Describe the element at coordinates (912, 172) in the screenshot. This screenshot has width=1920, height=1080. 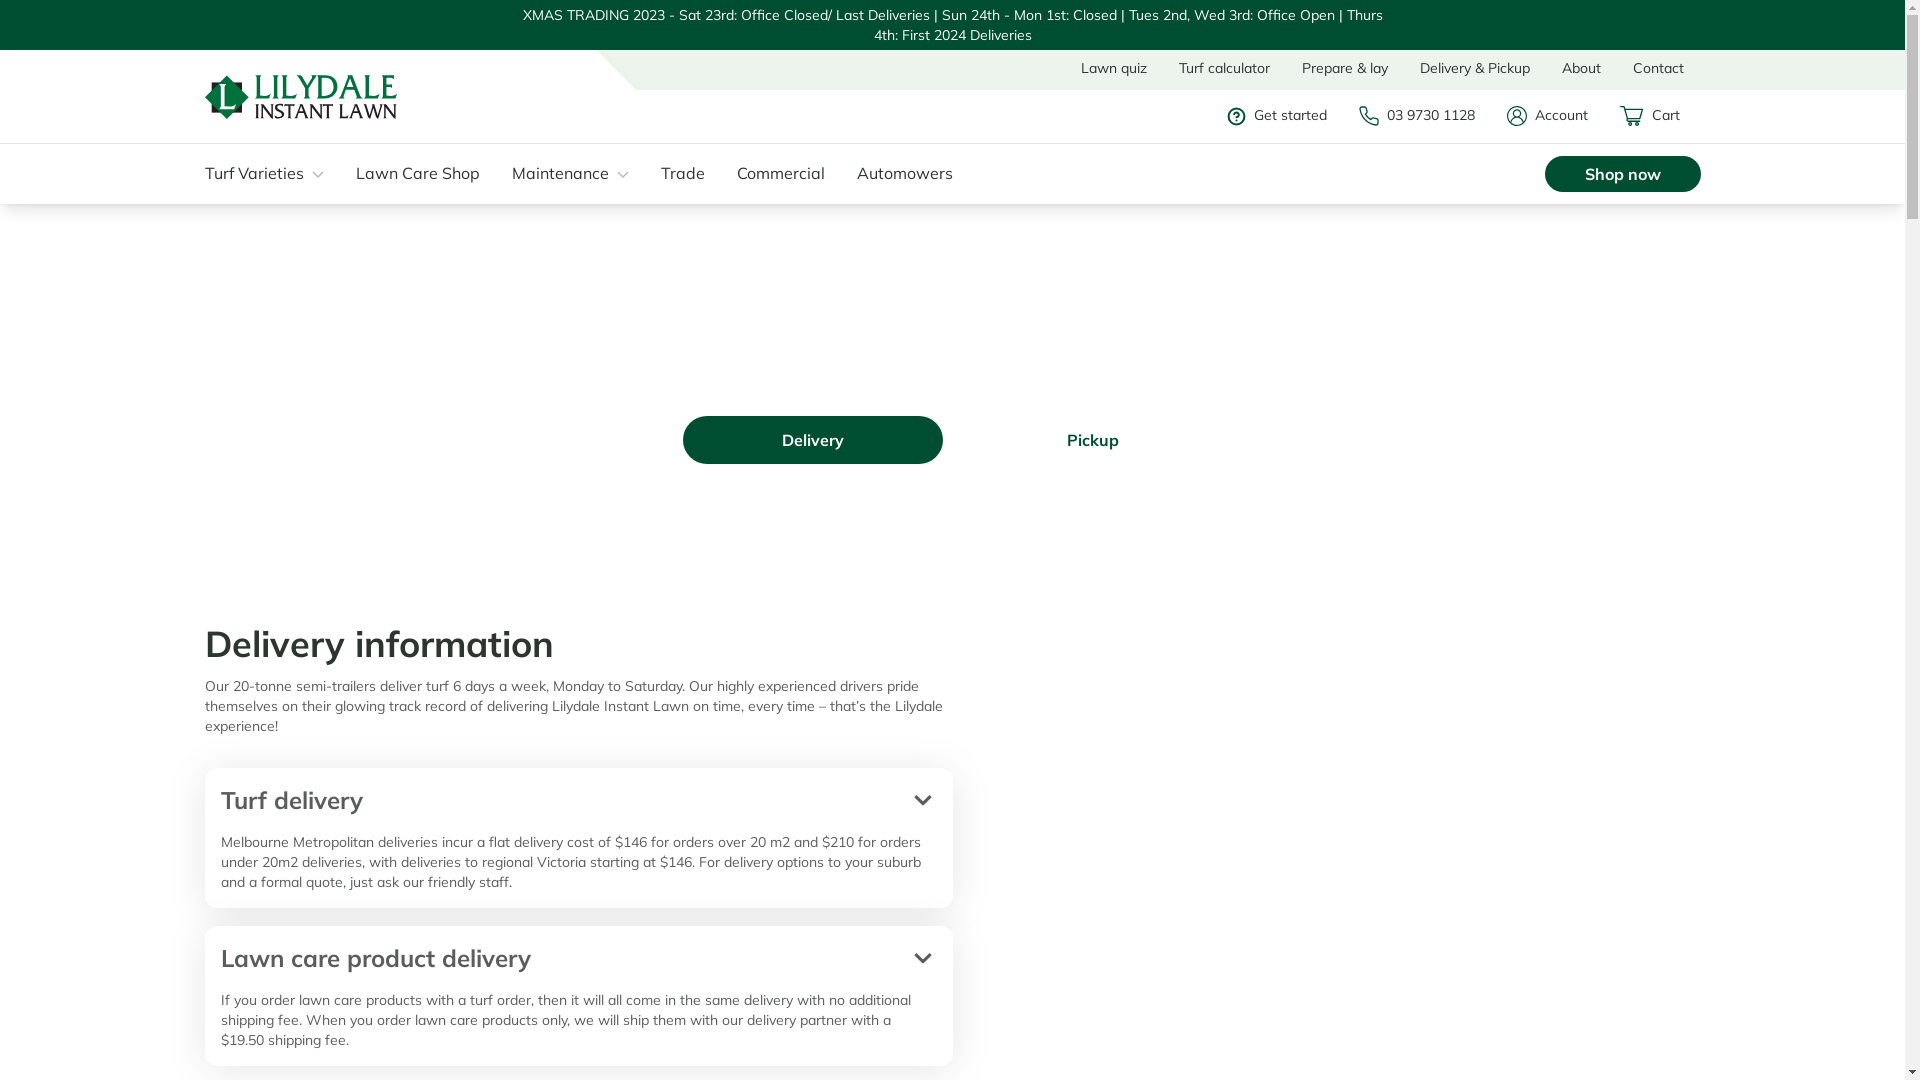
I see `'Automowers'` at that location.